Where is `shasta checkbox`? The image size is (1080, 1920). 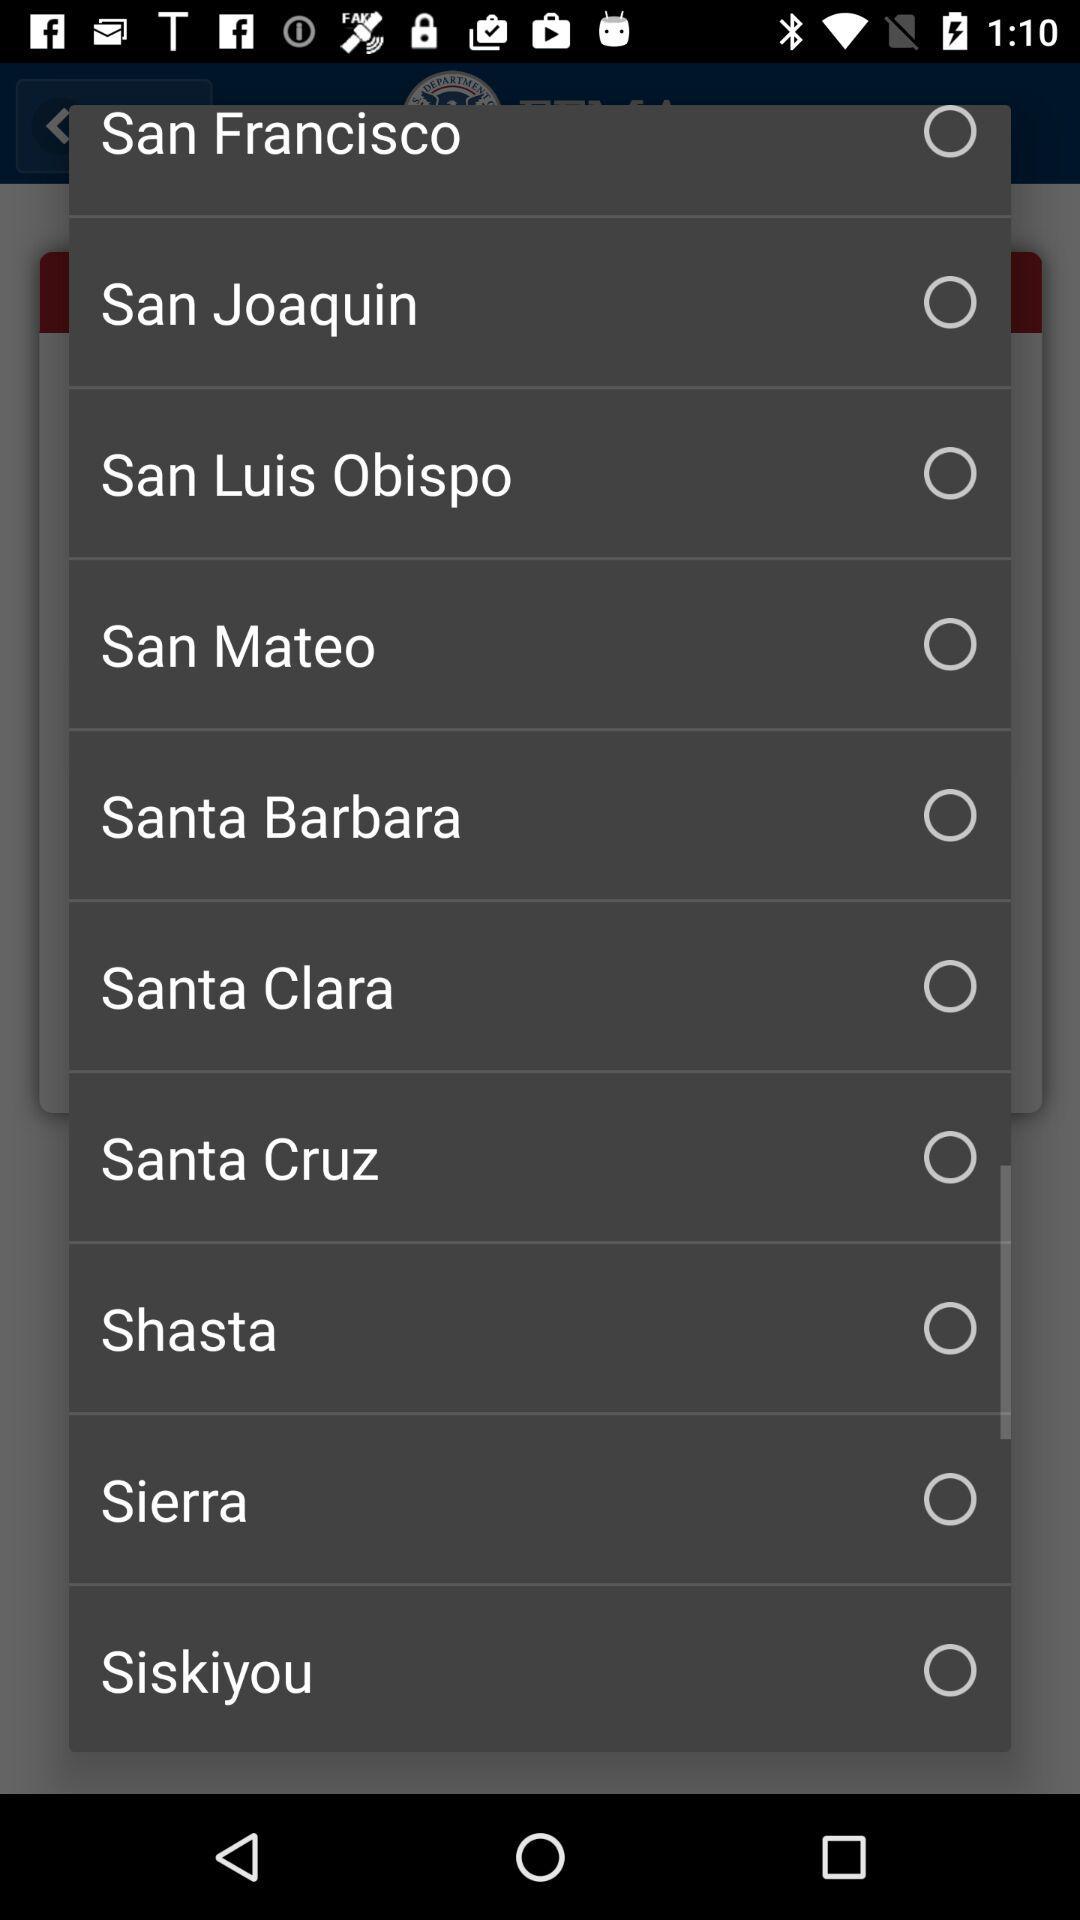
shasta checkbox is located at coordinates (540, 1328).